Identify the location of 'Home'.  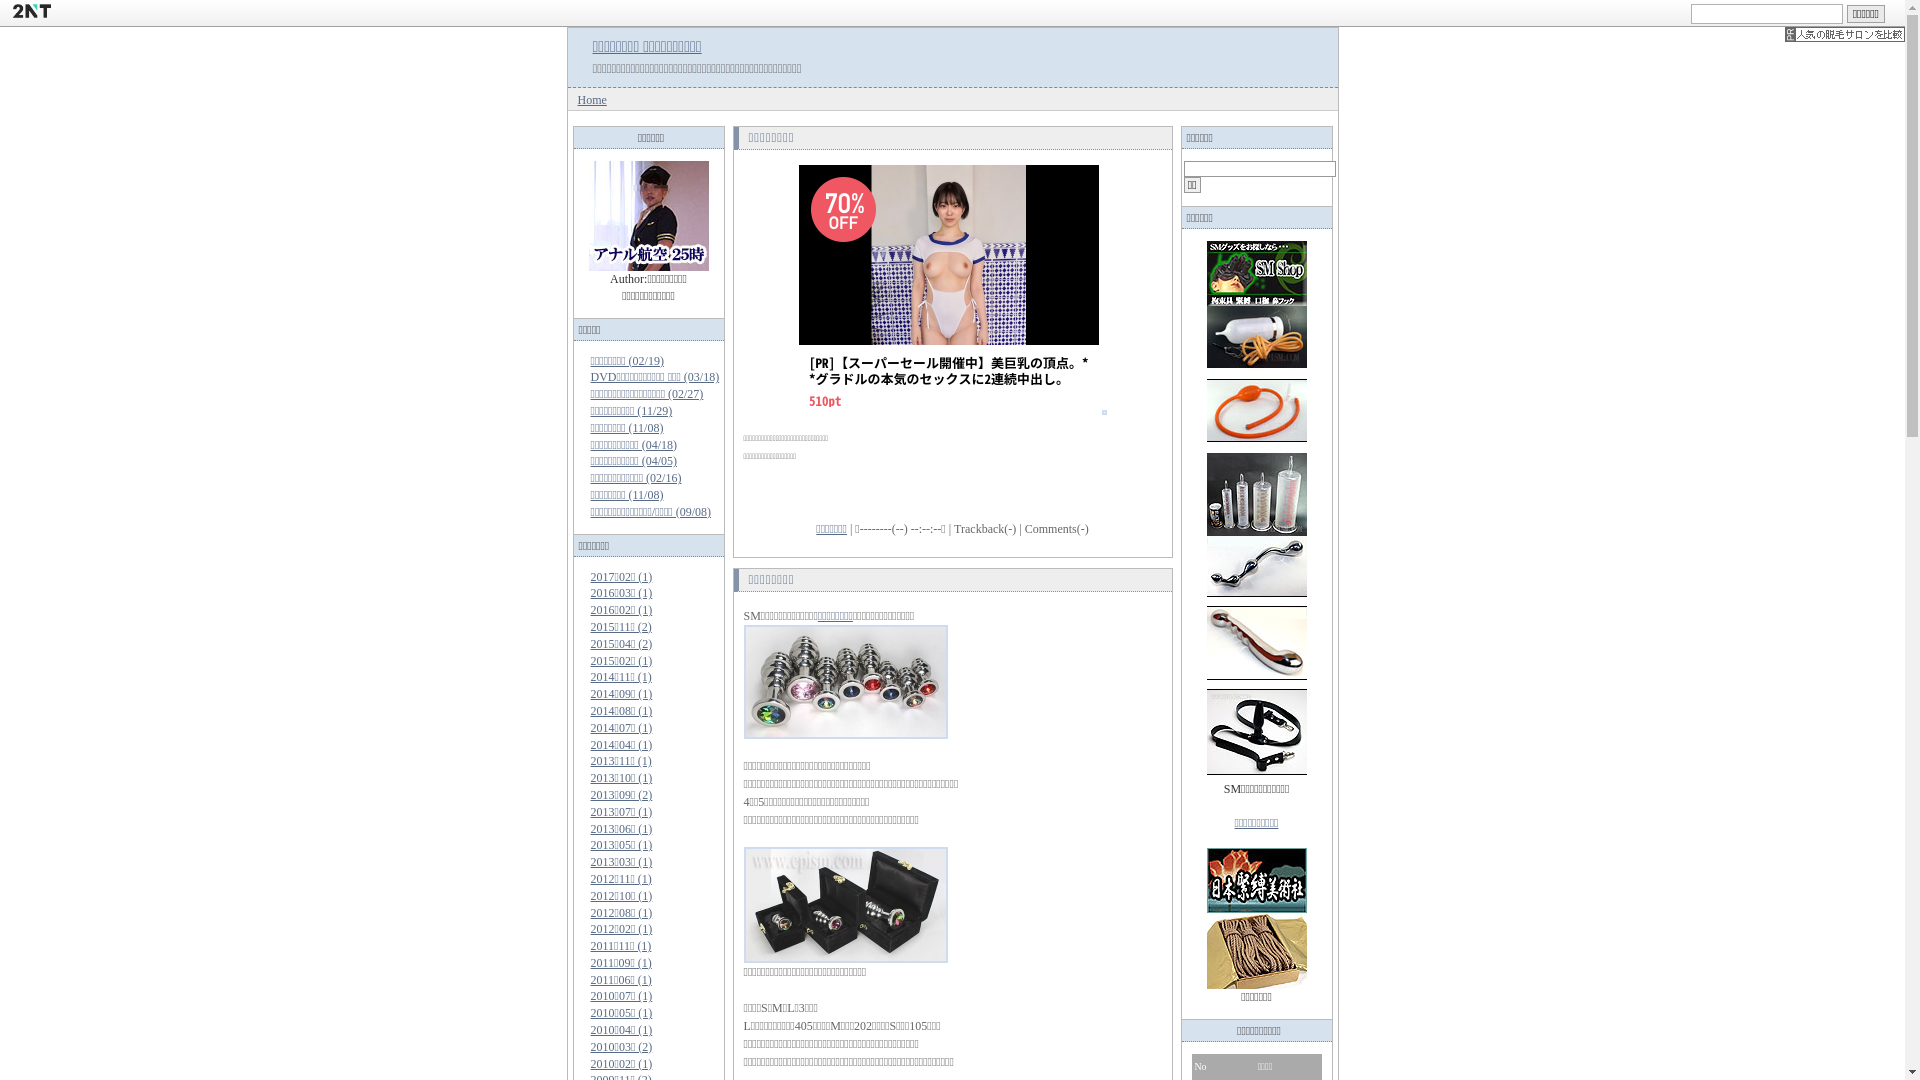
(591, 100).